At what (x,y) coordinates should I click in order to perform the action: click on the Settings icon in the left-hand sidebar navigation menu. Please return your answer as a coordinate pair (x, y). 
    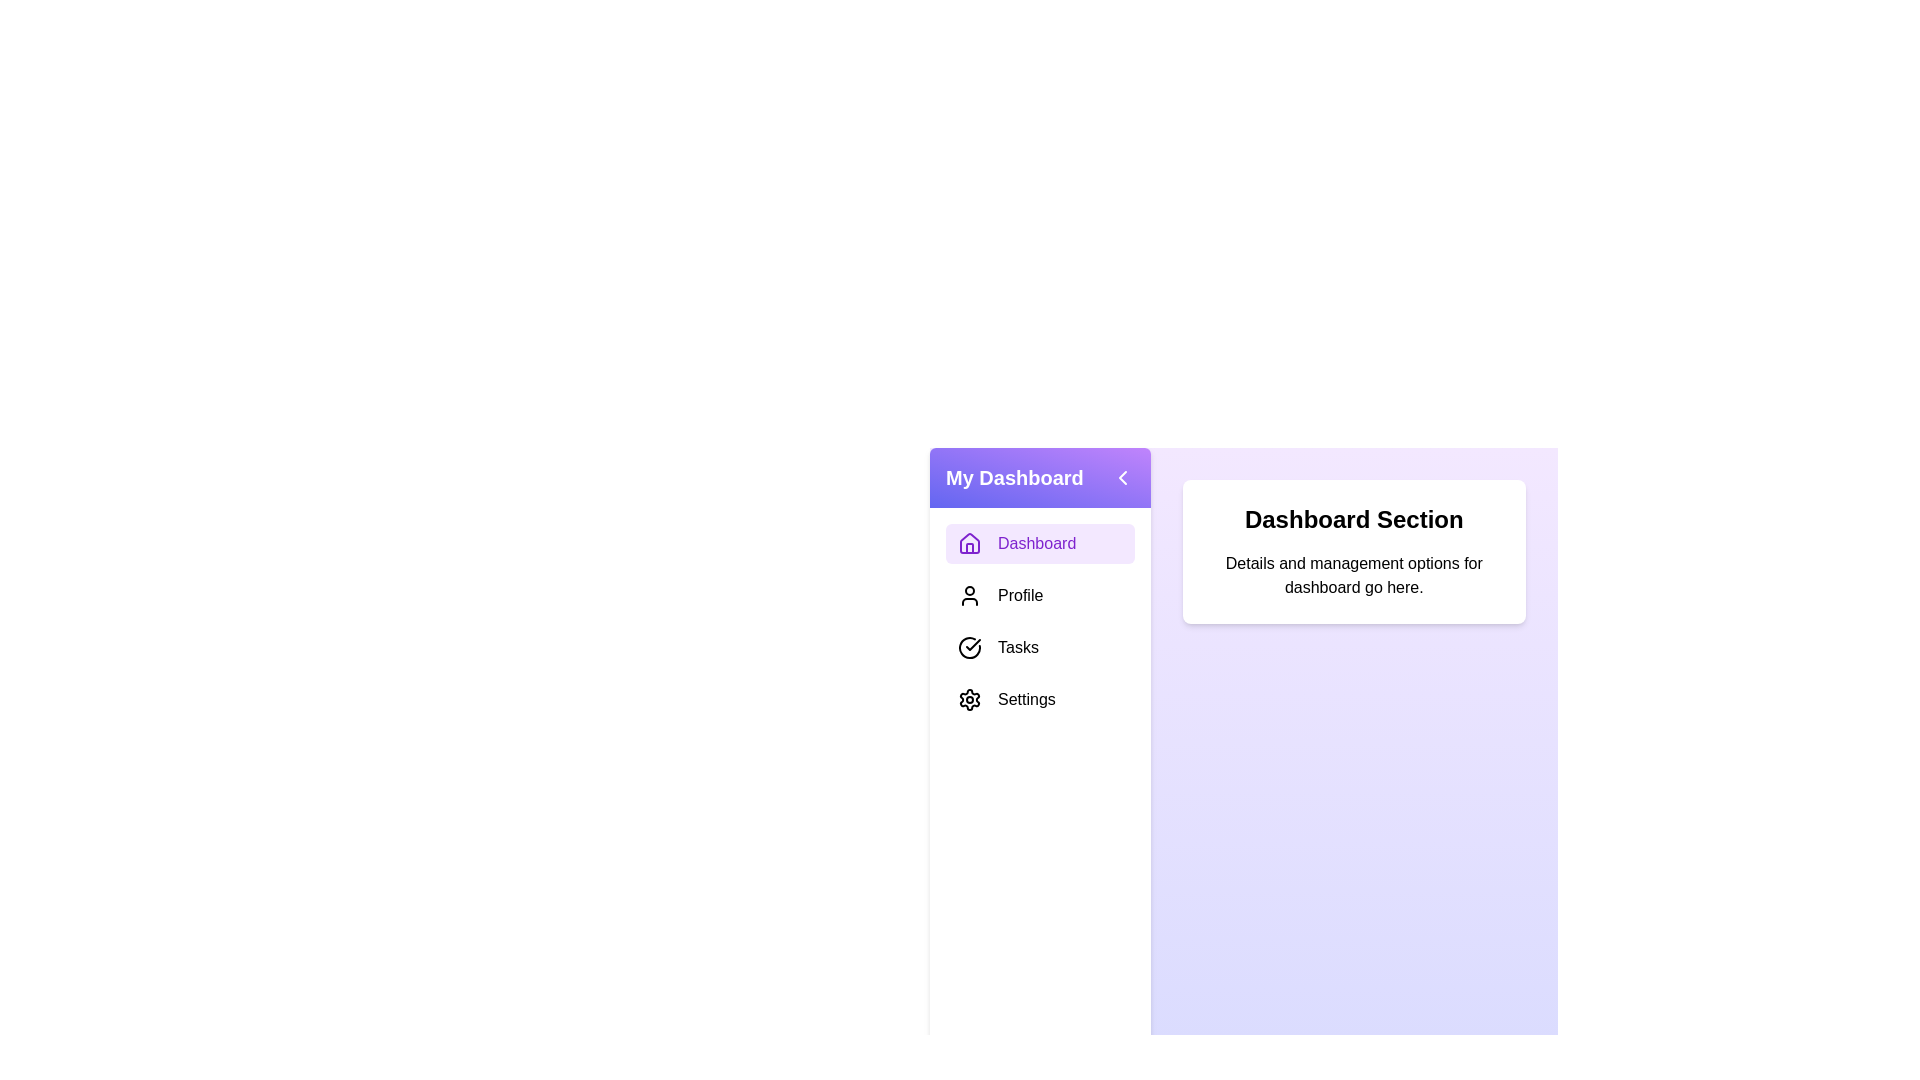
    Looking at the image, I should click on (969, 698).